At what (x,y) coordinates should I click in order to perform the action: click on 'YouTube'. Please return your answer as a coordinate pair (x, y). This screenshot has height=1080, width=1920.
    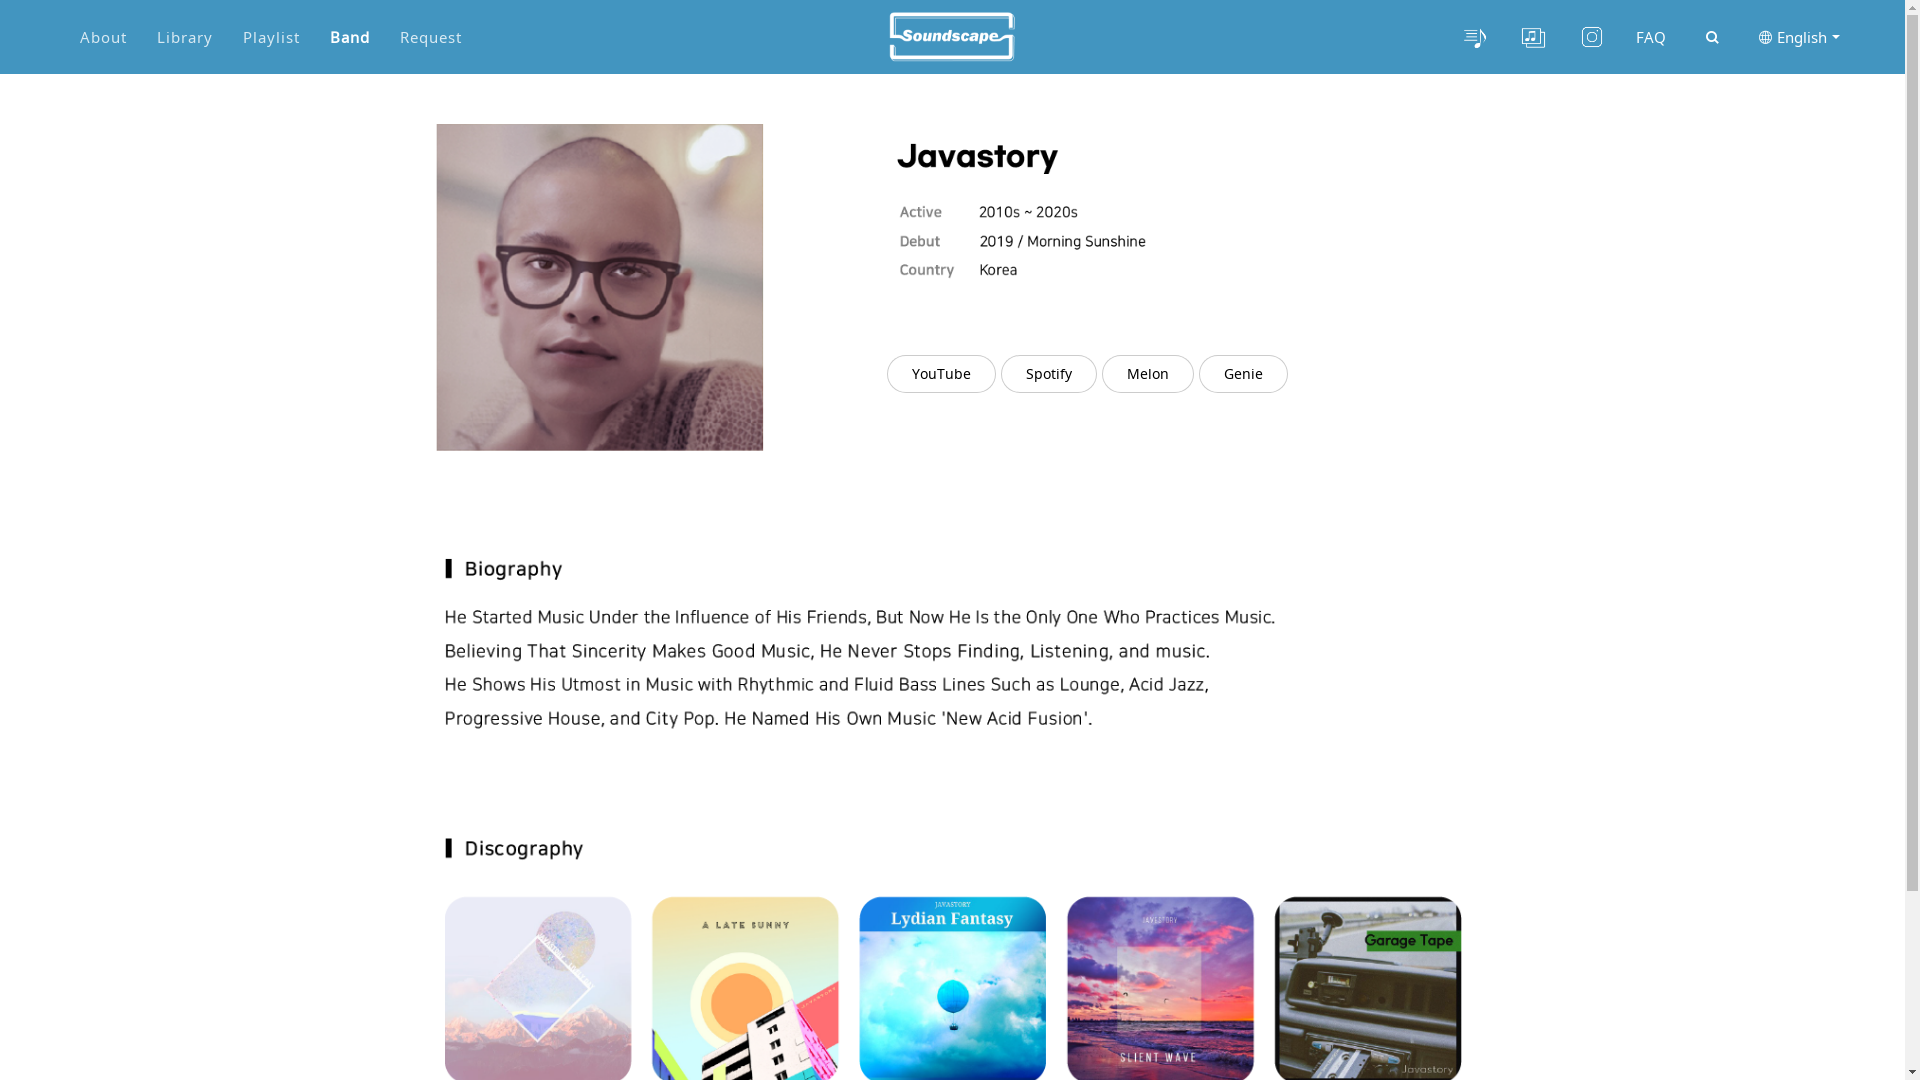
    Looking at the image, I should click on (886, 374).